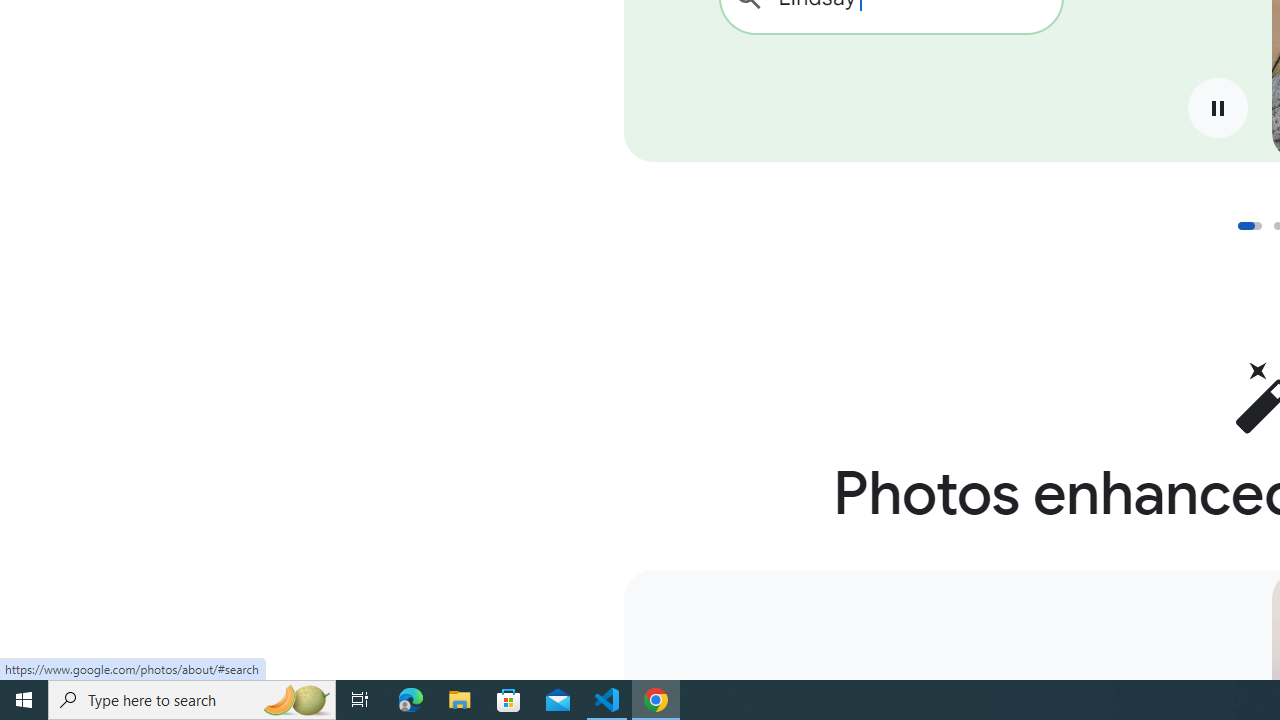 The height and width of the screenshot is (720, 1280). What do you see at coordinates (1216, 108) in the screenshot?
I see `'Pause'` at bounding box center [1216, 108].